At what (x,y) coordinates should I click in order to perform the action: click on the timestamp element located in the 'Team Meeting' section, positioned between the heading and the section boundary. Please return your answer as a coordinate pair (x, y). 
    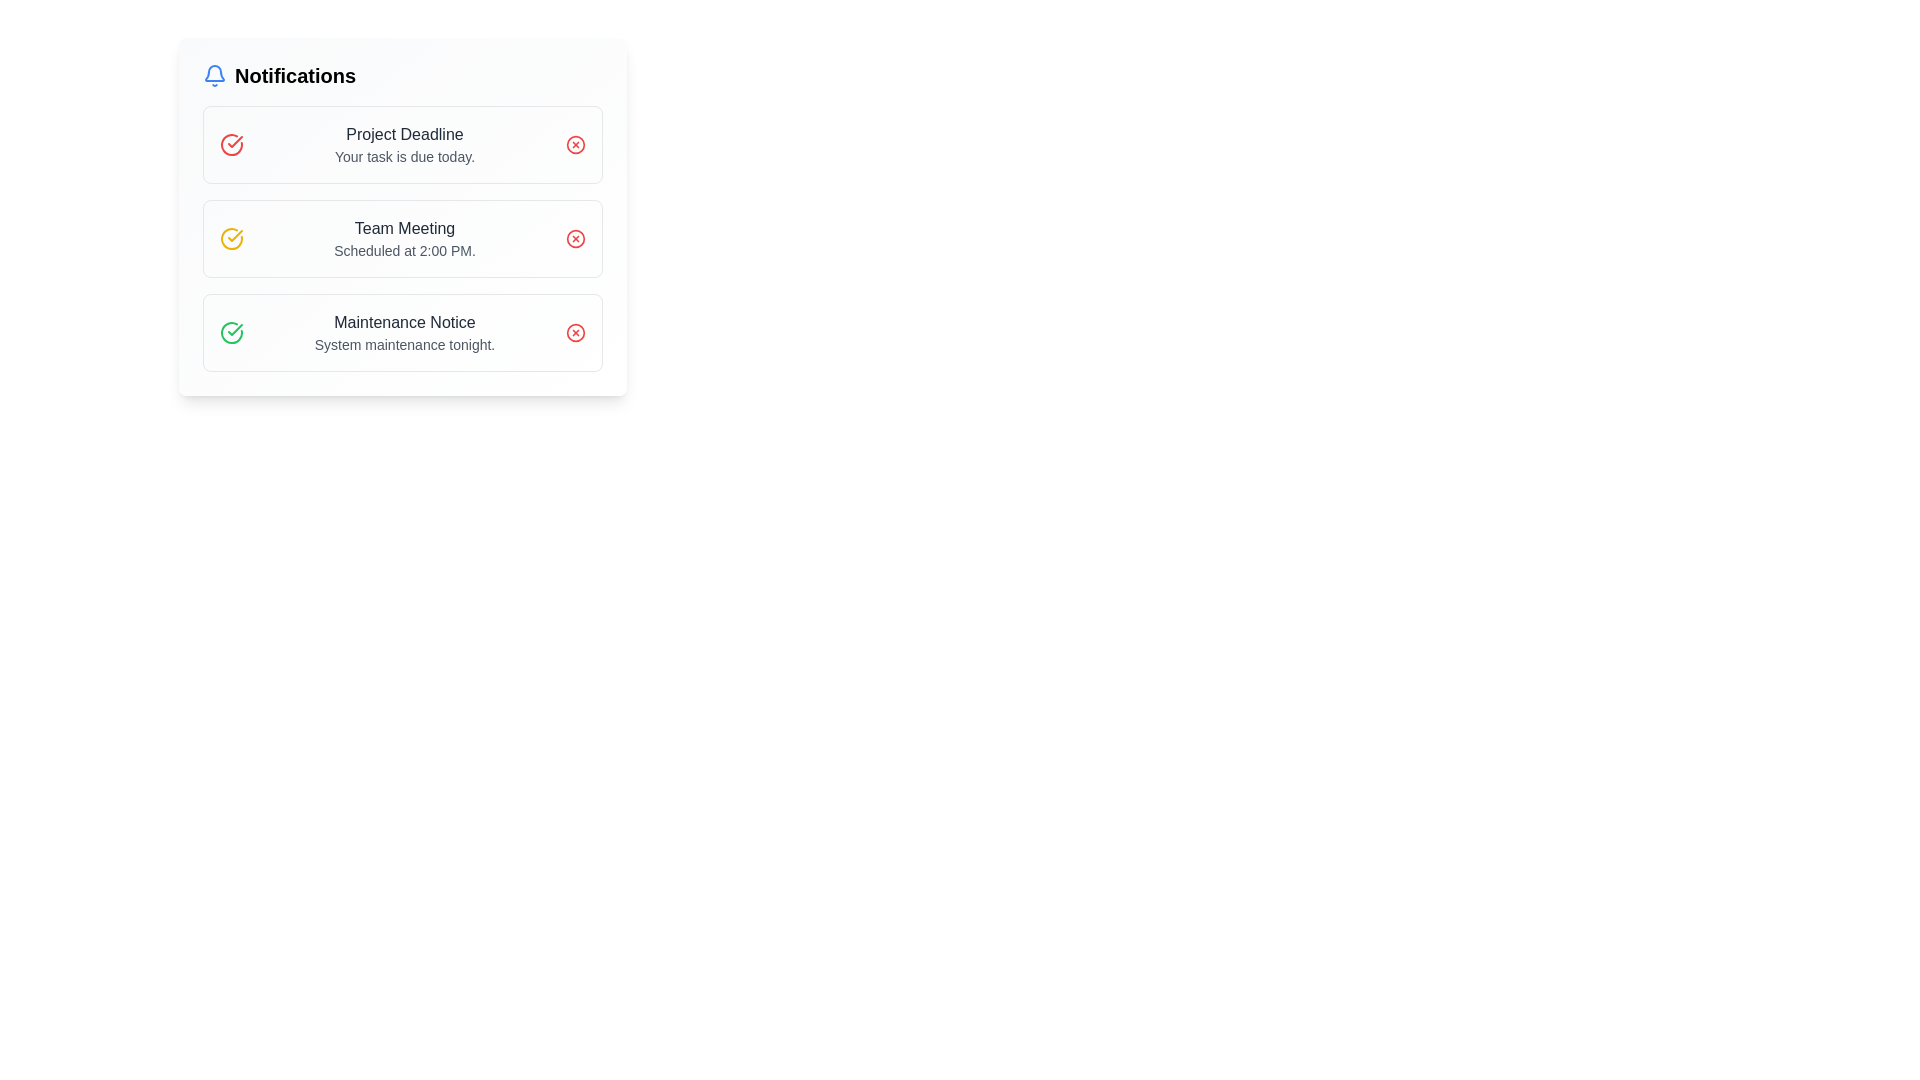
    Looking at the image, I should click on (403, 249).